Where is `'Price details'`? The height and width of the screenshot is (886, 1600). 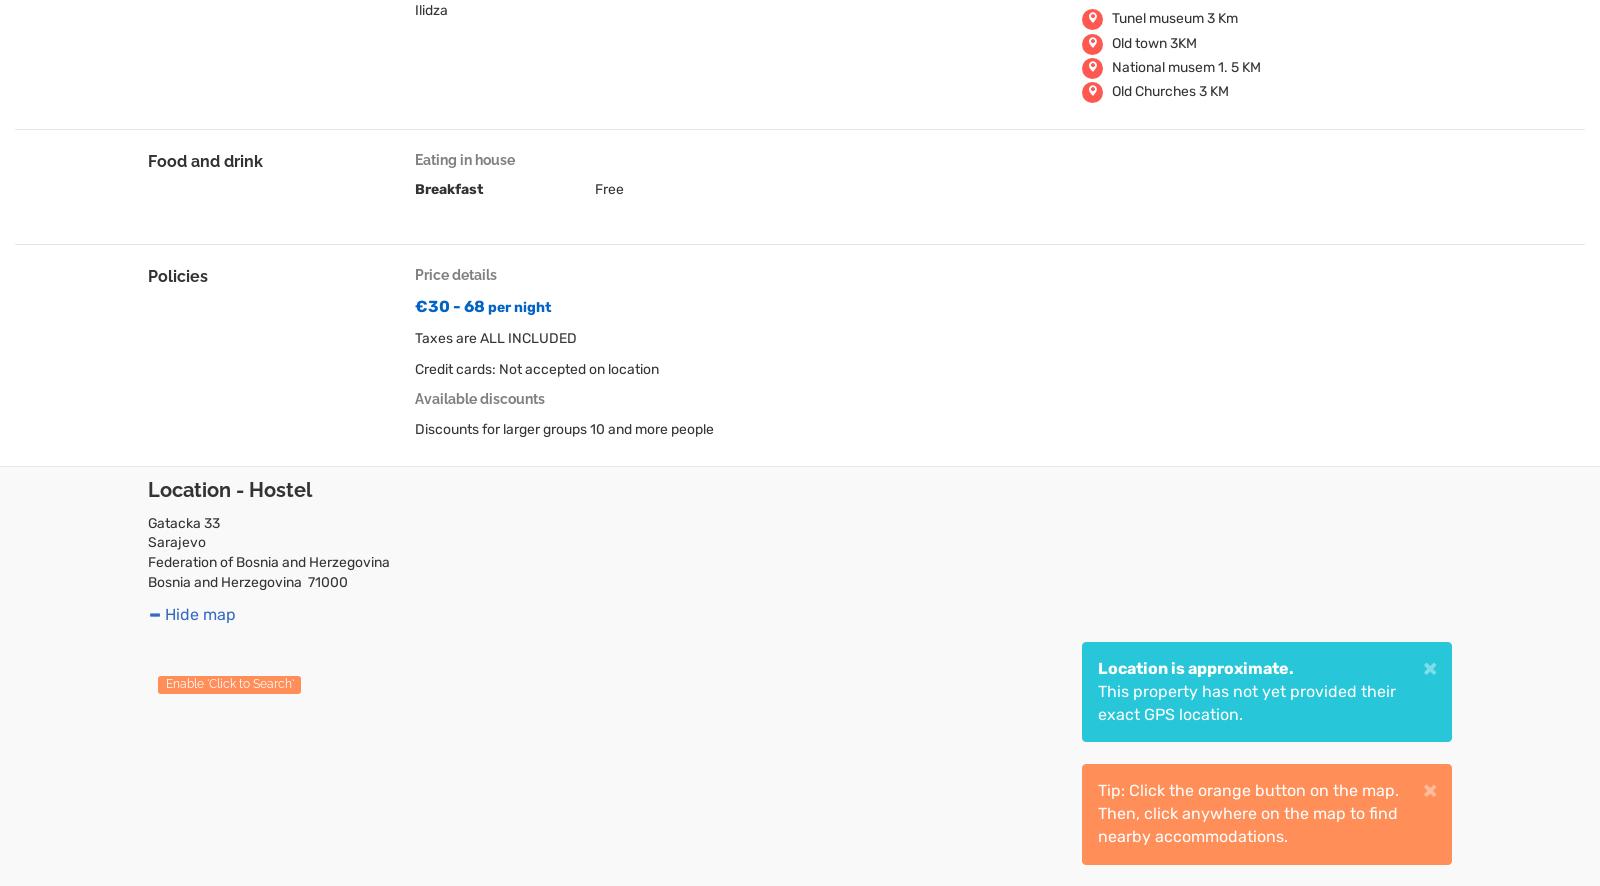
'Price details' is located at coordinates (454, 275).